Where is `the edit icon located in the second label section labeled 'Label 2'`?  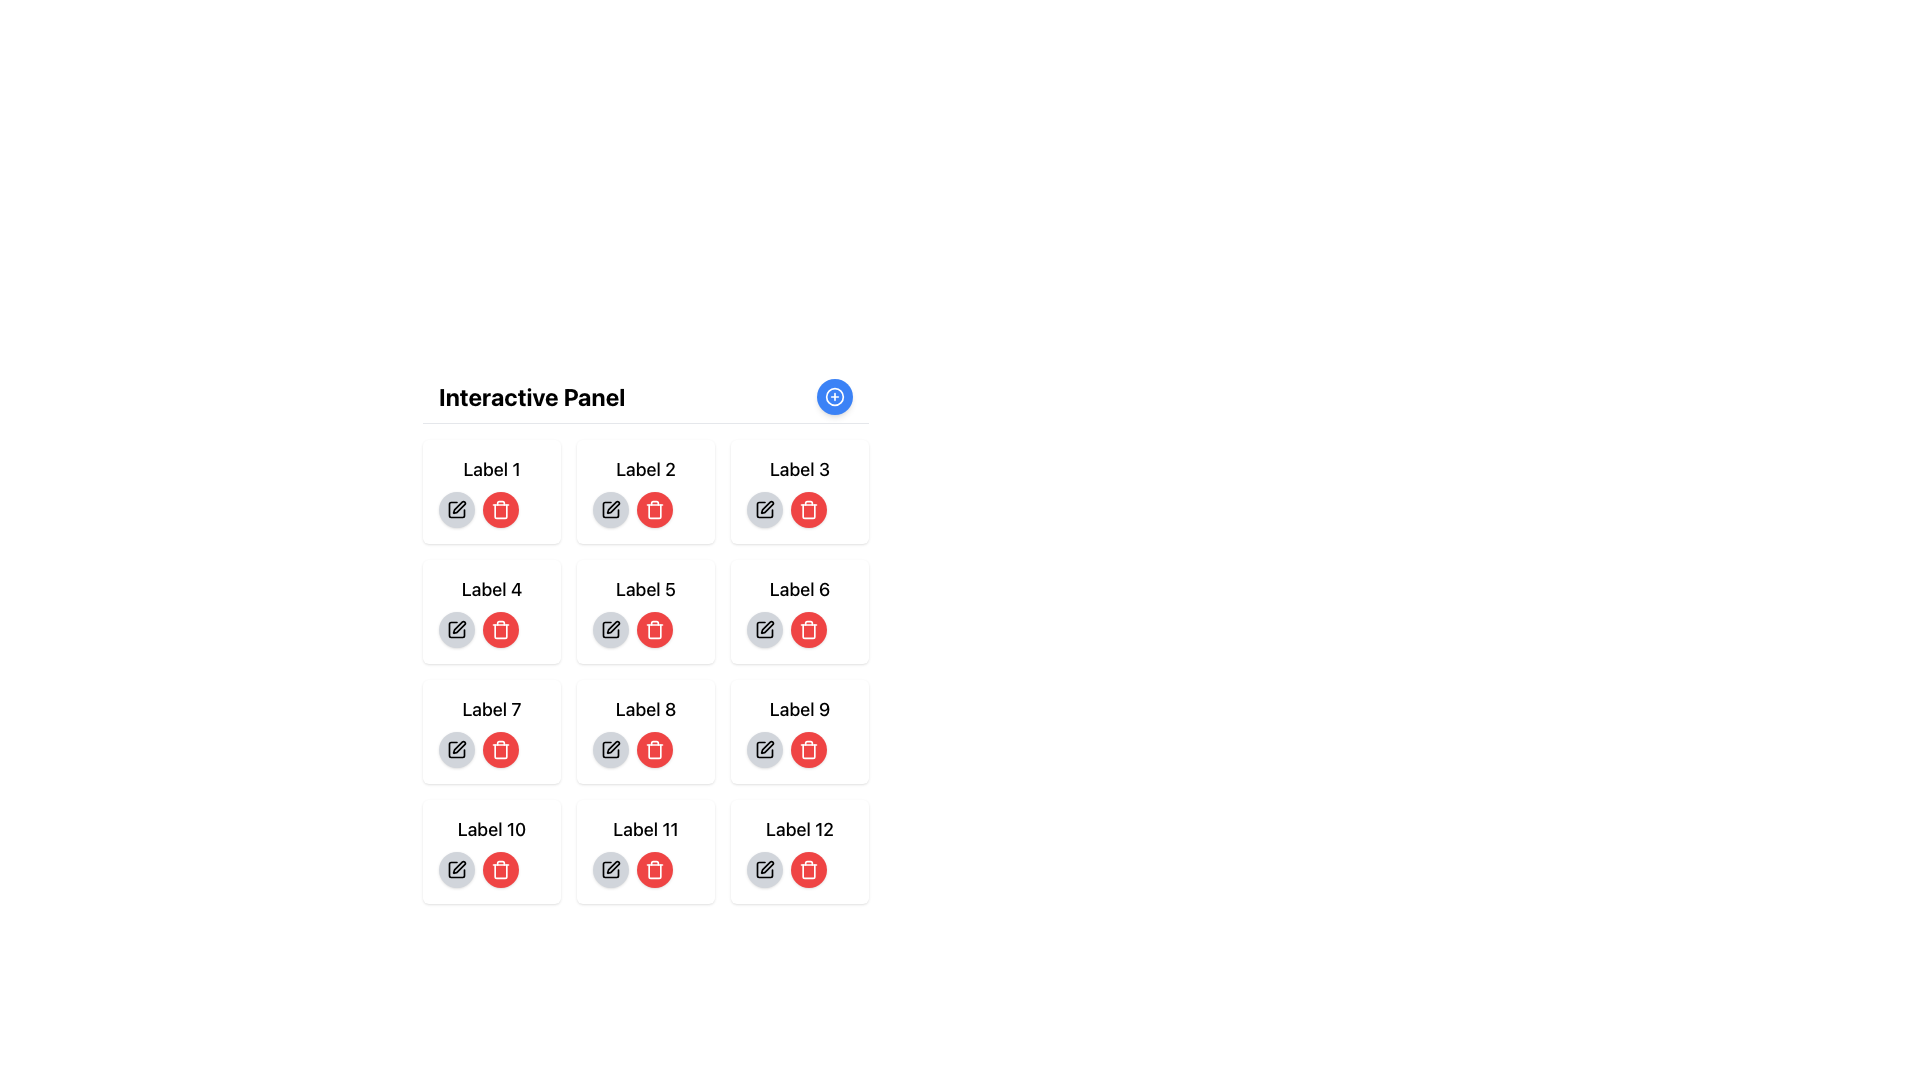
the edit icon located in the second label section labeled 'Label 2' is located at coordinates (609, 508).